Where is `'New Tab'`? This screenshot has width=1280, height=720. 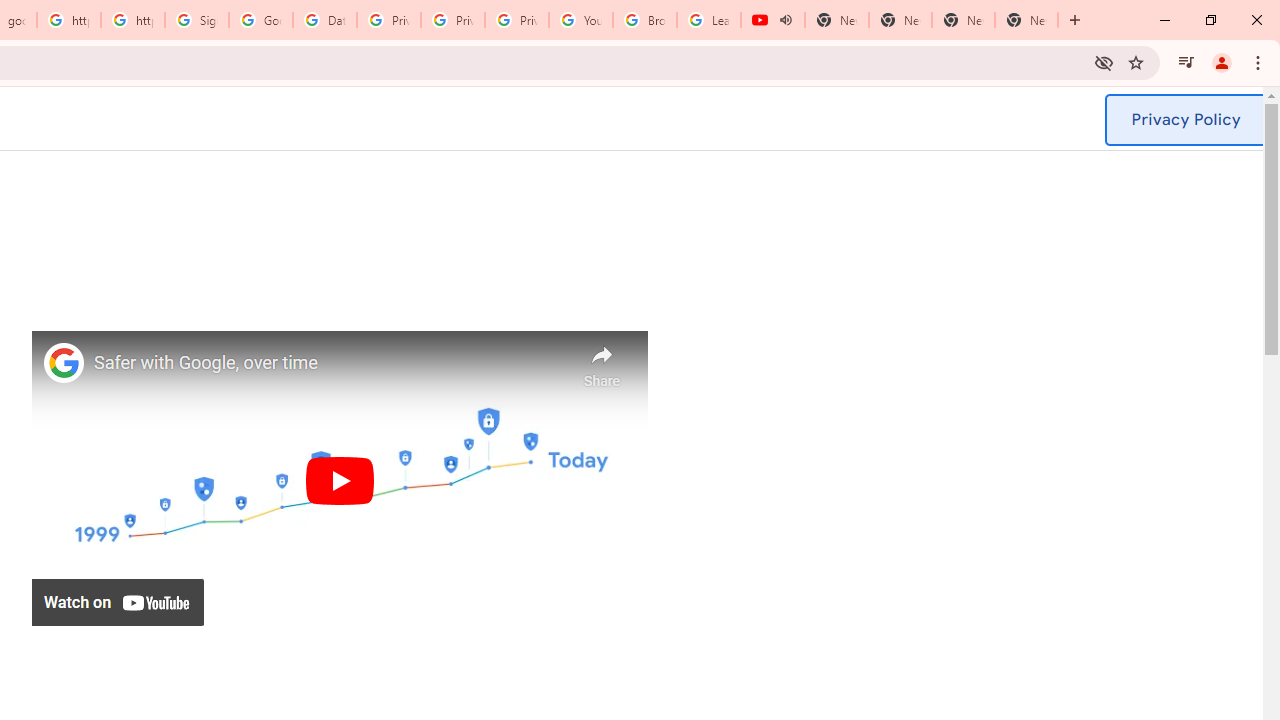 'New Tab' is located at coordinates (1026, 20).